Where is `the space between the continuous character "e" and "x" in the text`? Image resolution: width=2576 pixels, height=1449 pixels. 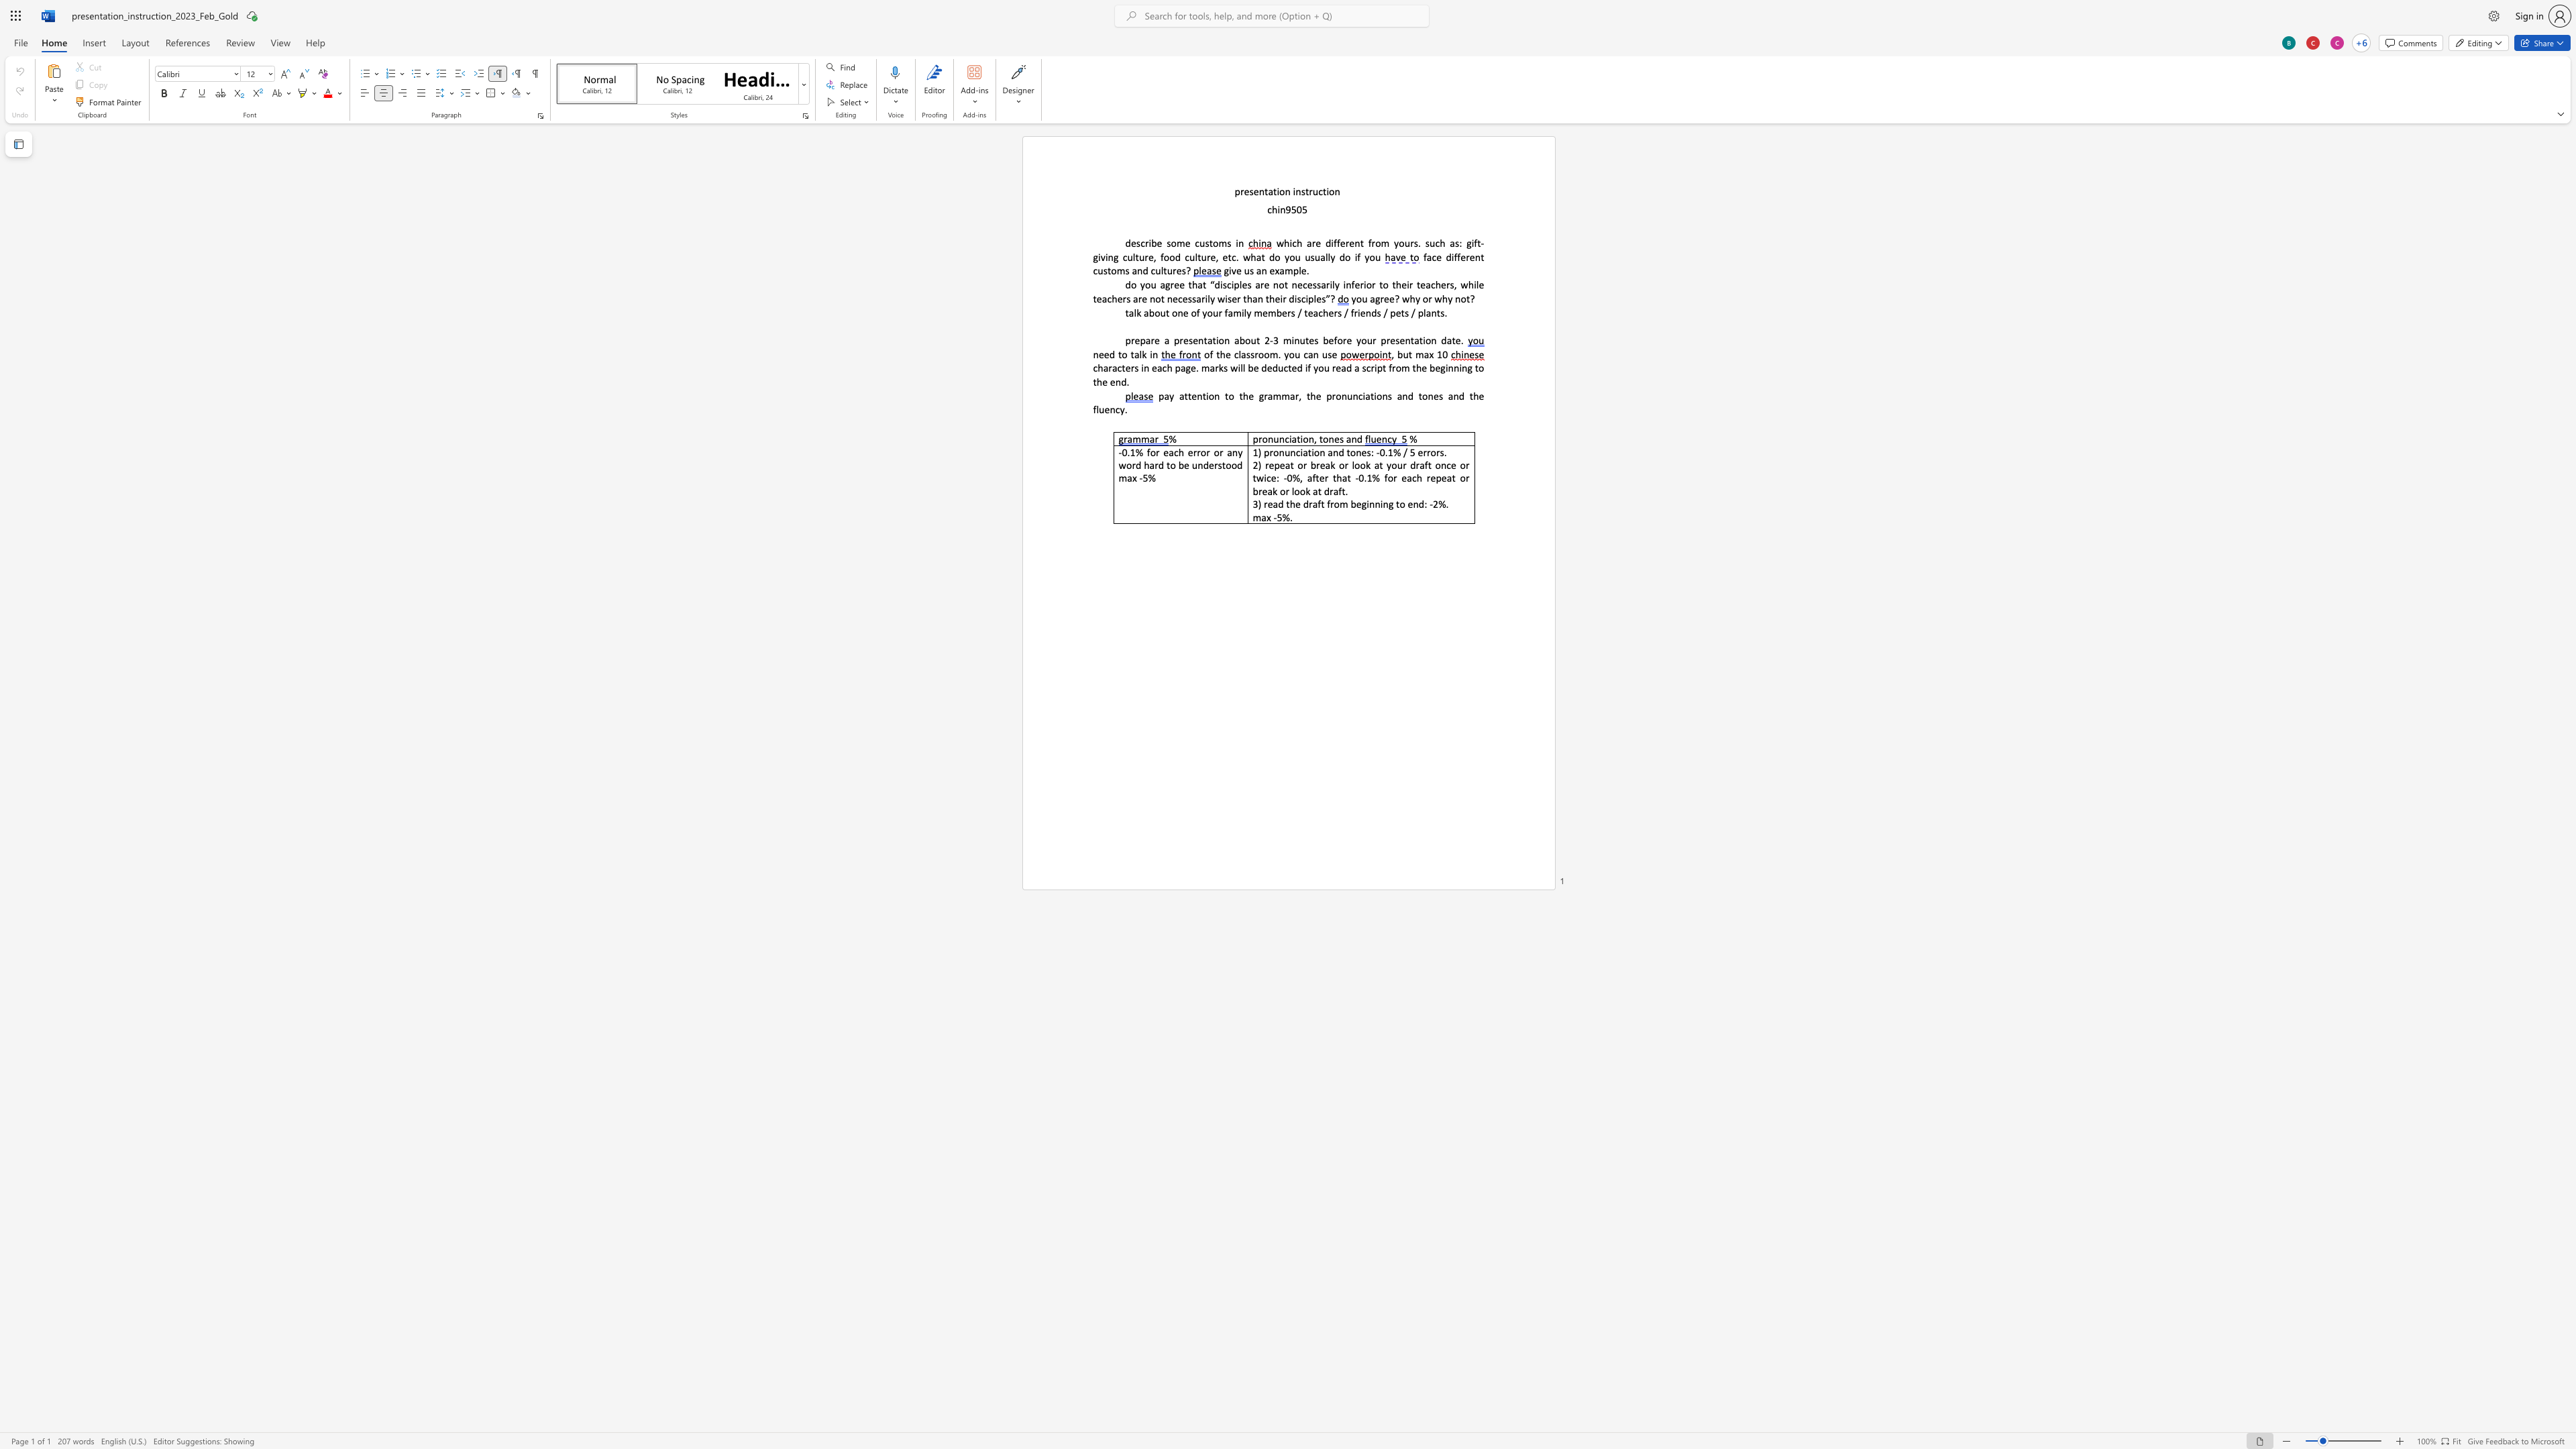 the space between the continuous character "e" and "x" in the text is located at coordinates (1273, 270).